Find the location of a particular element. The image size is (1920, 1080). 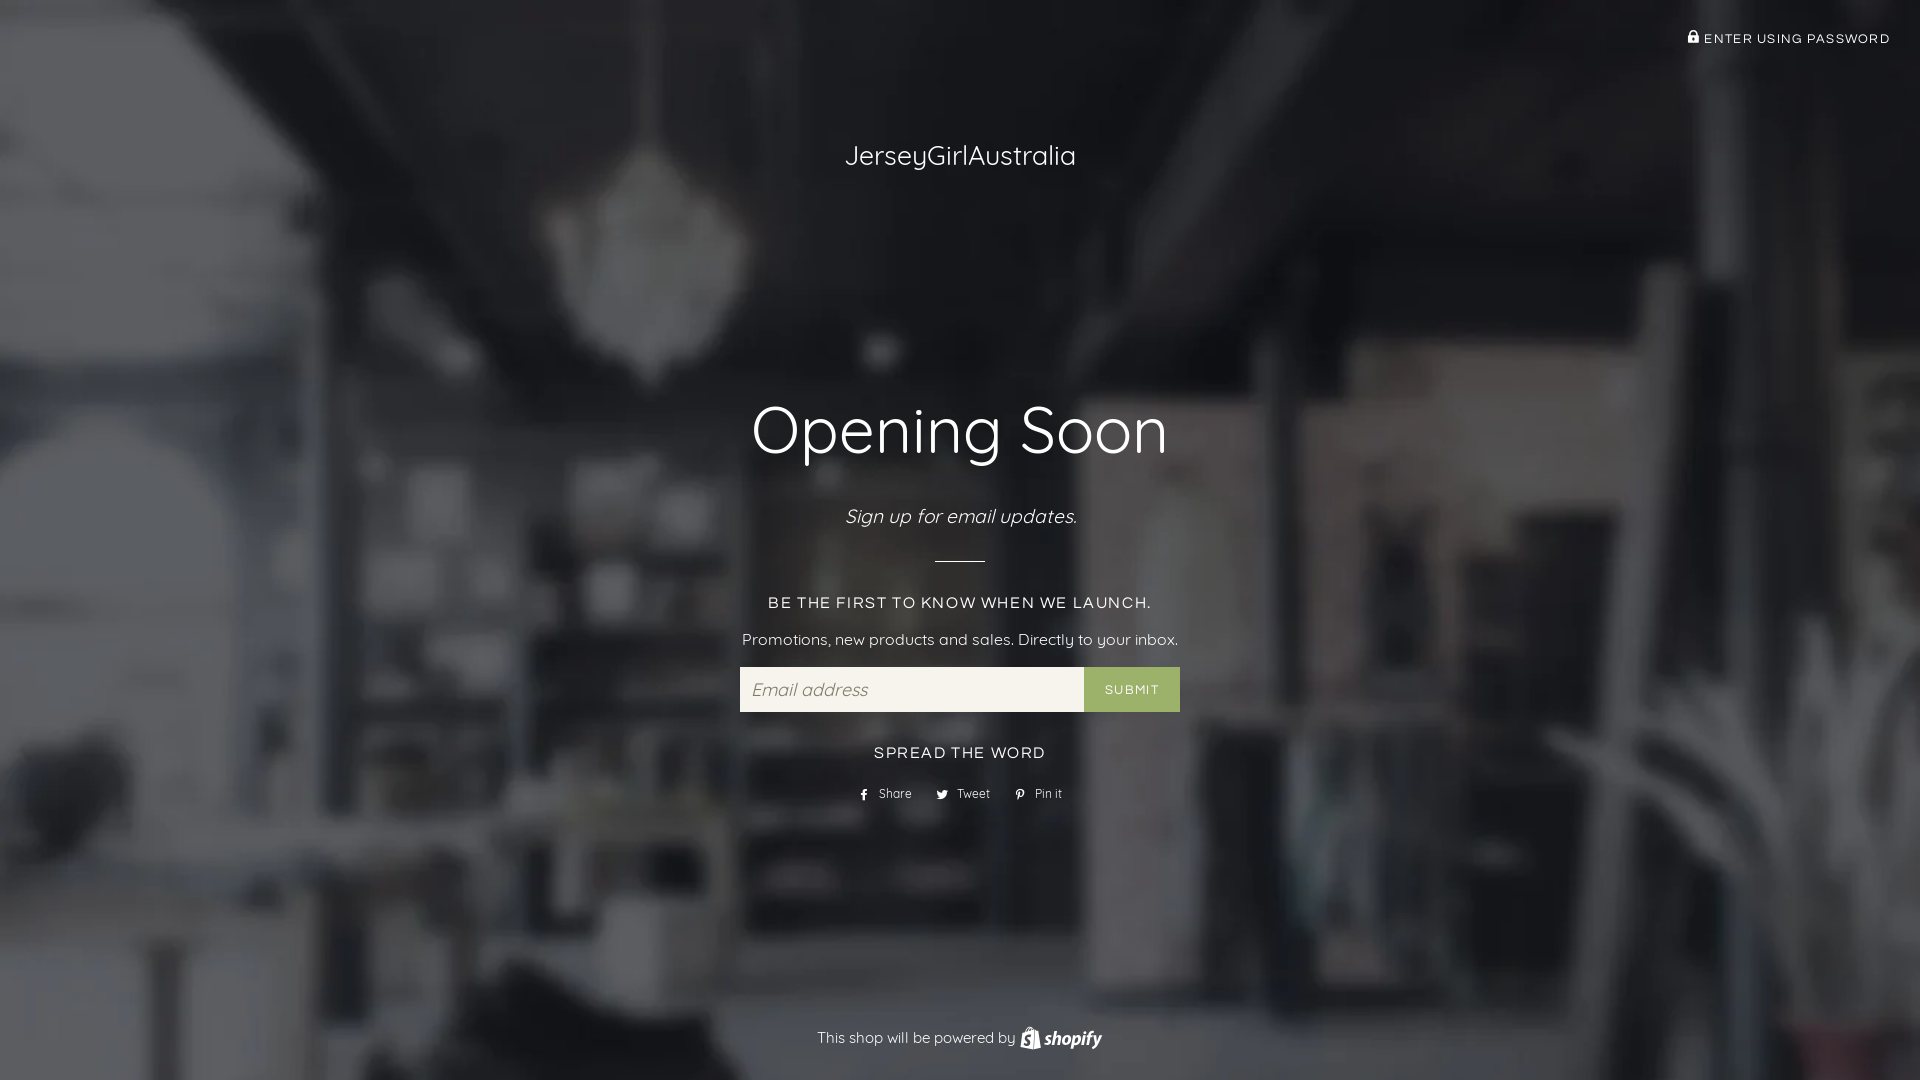

'Shopify logo is located at coordinates (1019, 1036).